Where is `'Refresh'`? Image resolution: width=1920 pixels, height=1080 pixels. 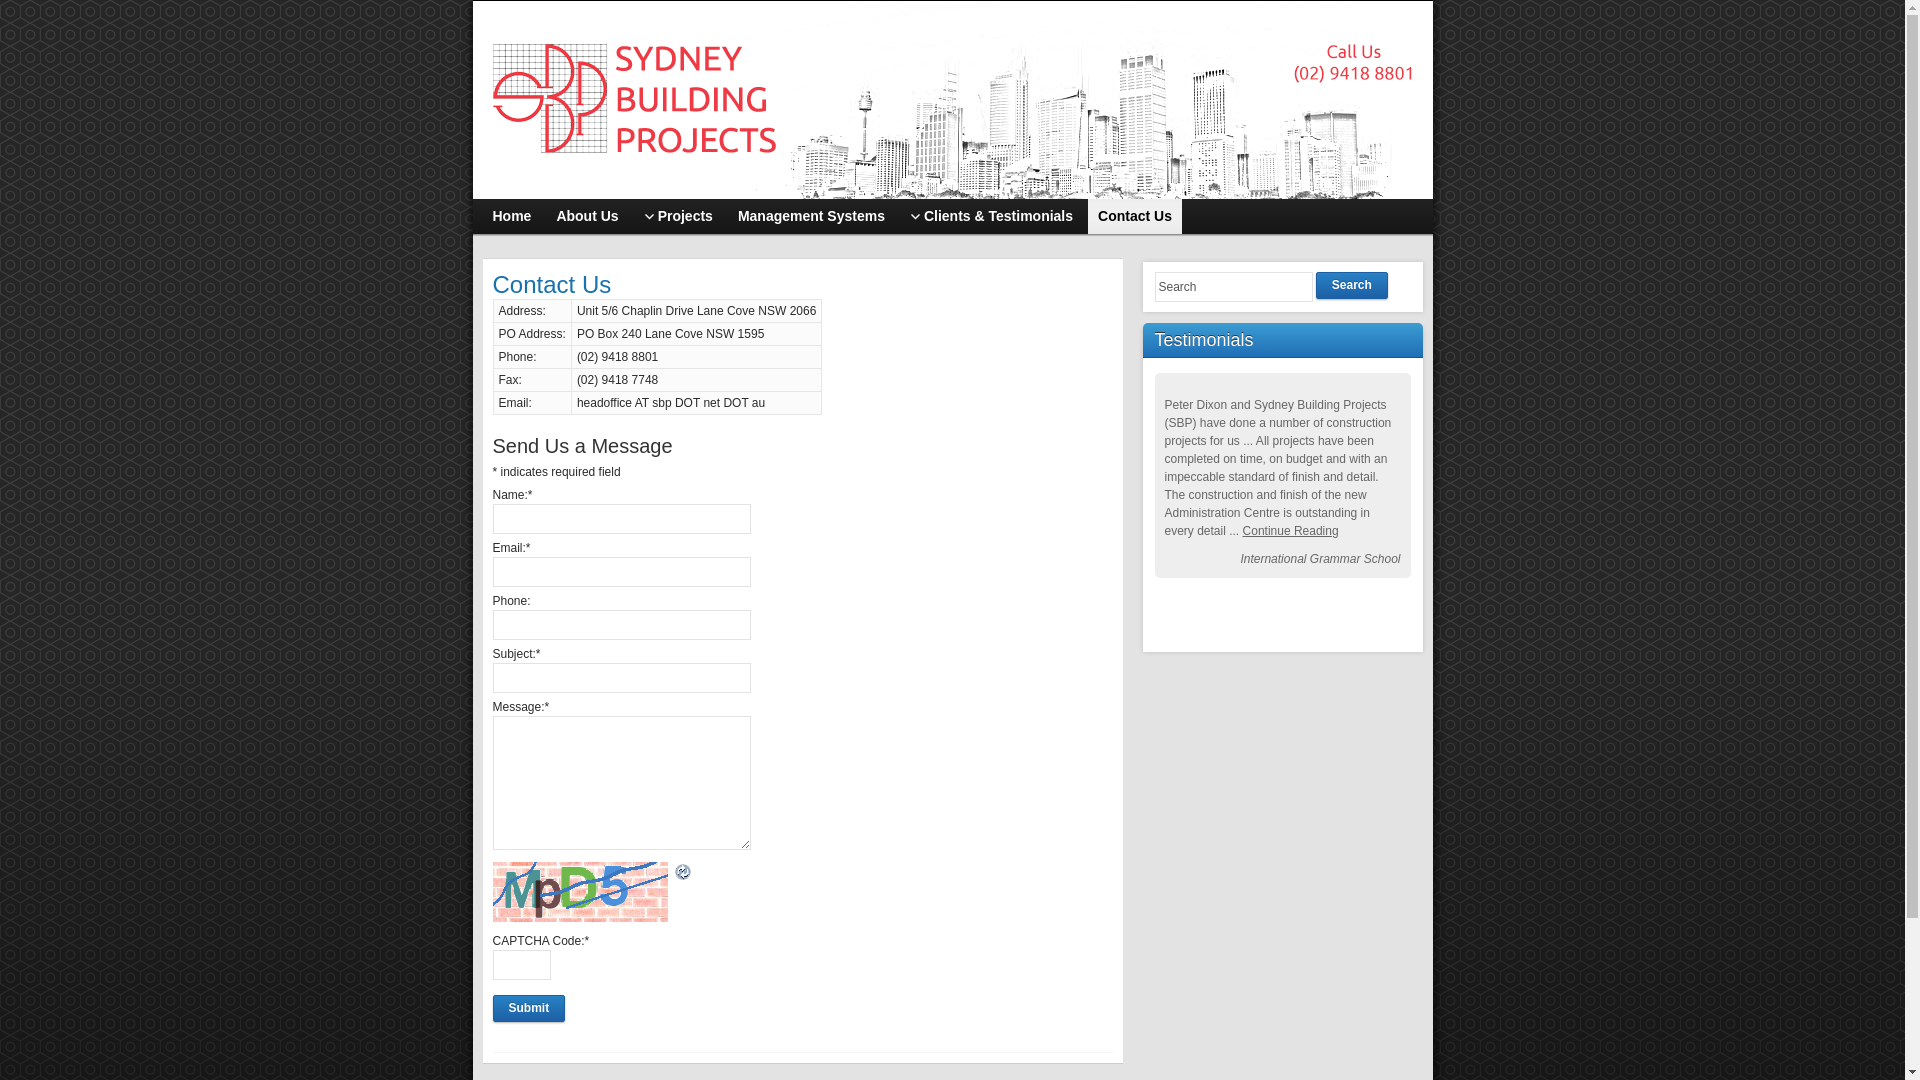
'Refresh' is located at coordinates (682, 871).